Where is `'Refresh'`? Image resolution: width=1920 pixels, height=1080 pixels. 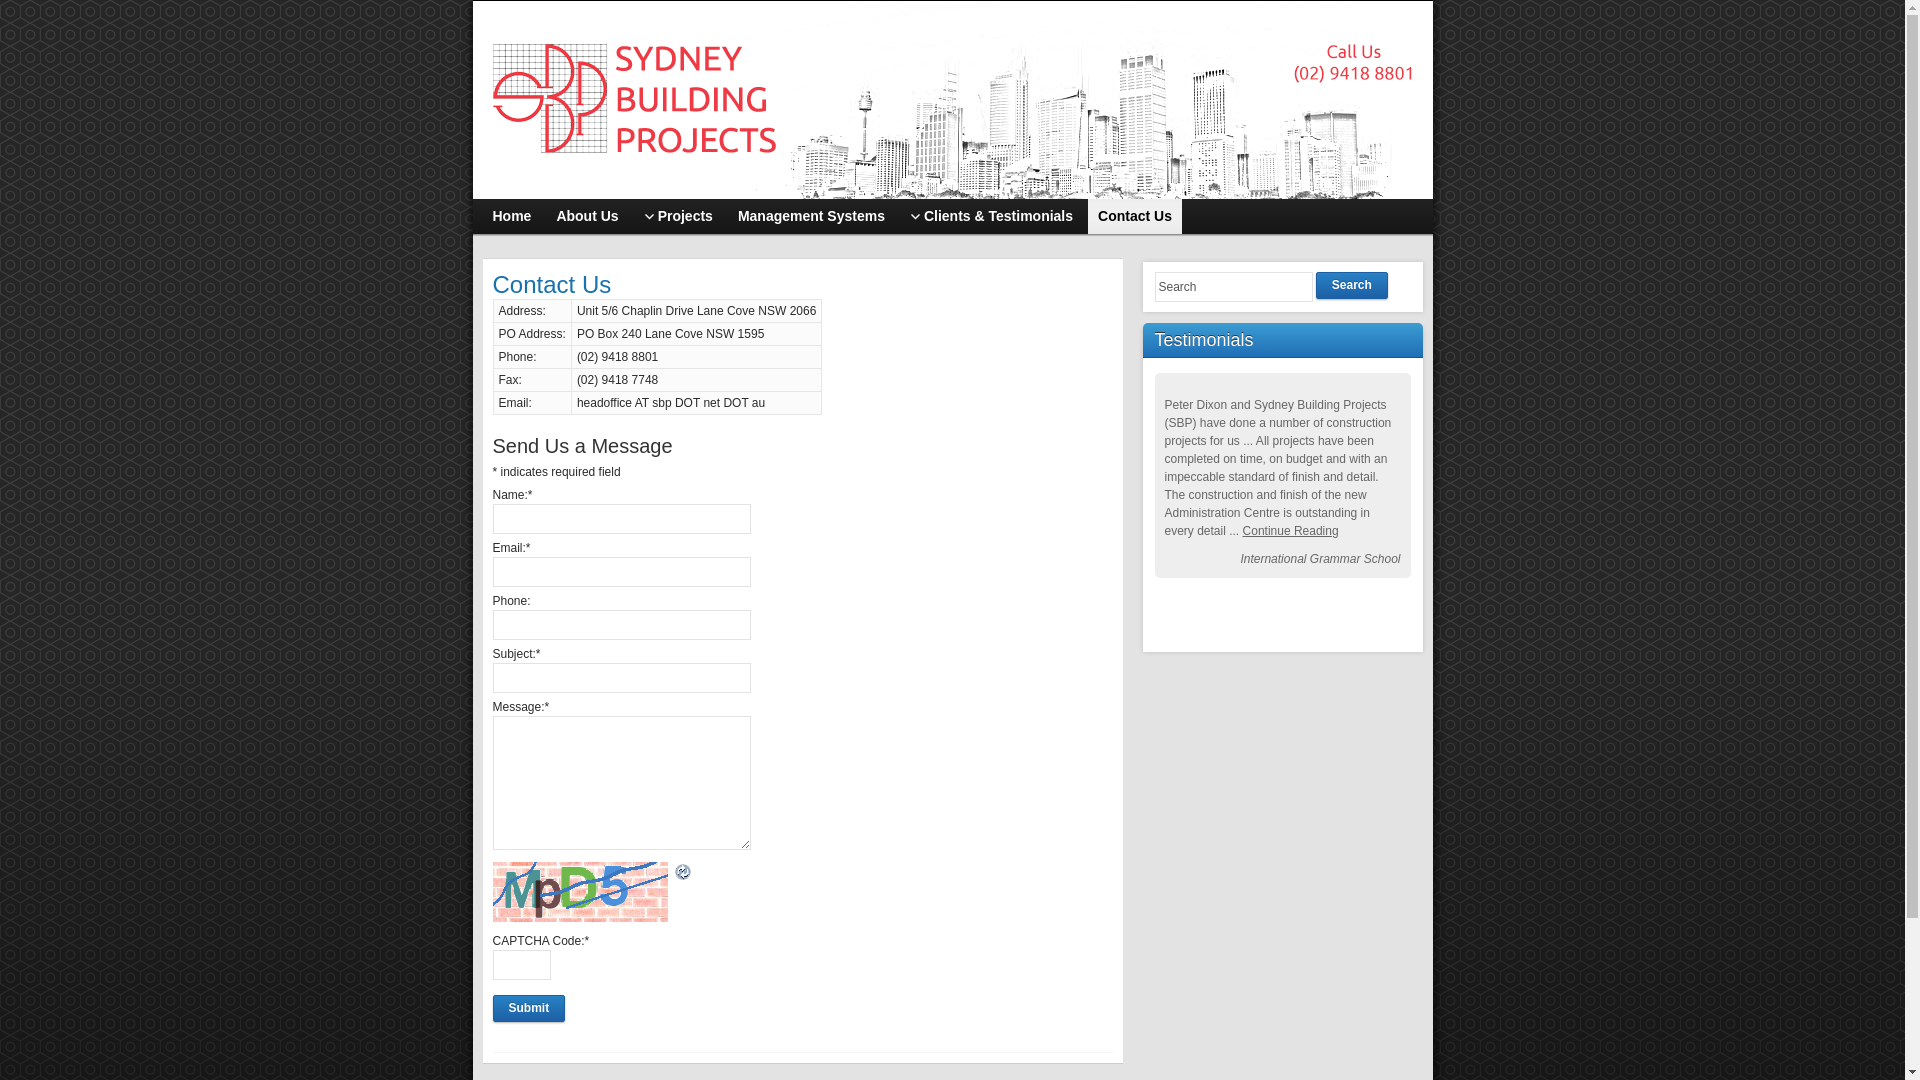
'Refresh' is located at coordinates (682, 871).